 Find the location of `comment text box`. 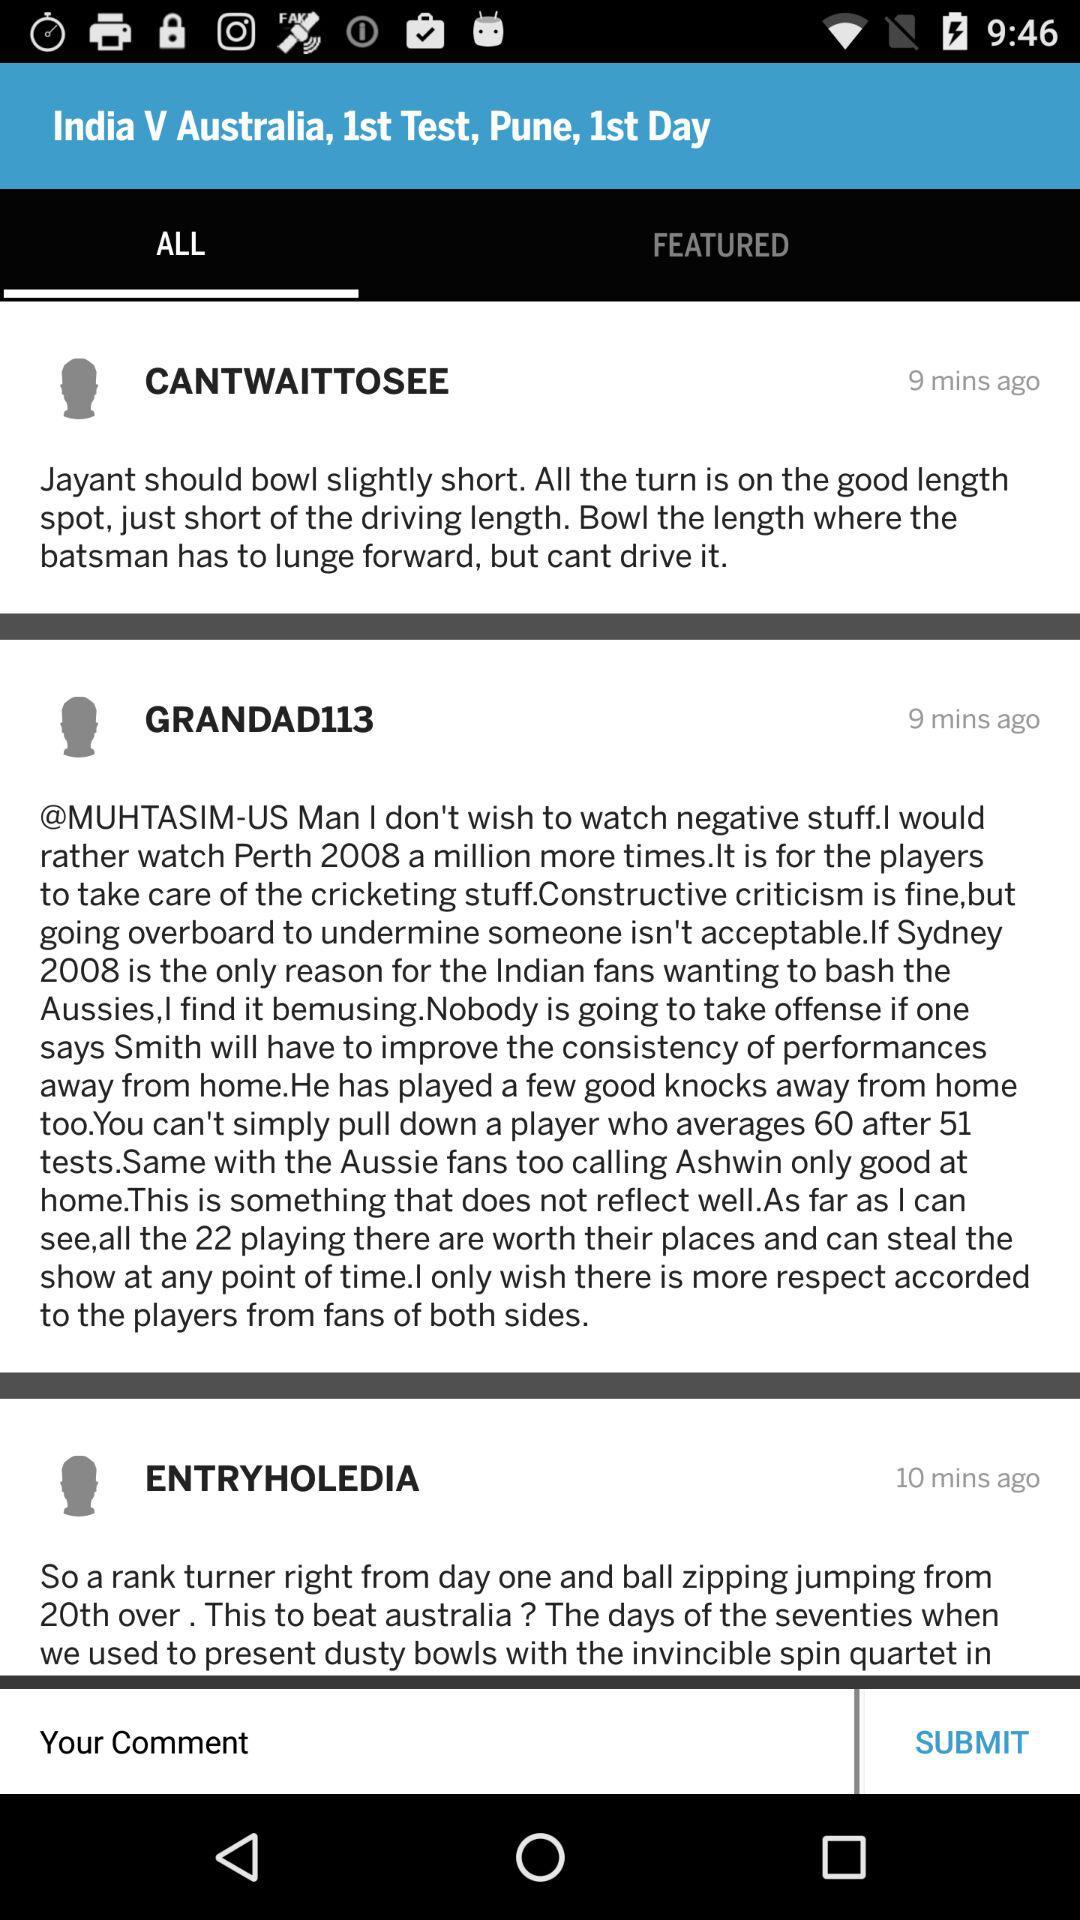

comment text box is located at coordinates (426, 1740).